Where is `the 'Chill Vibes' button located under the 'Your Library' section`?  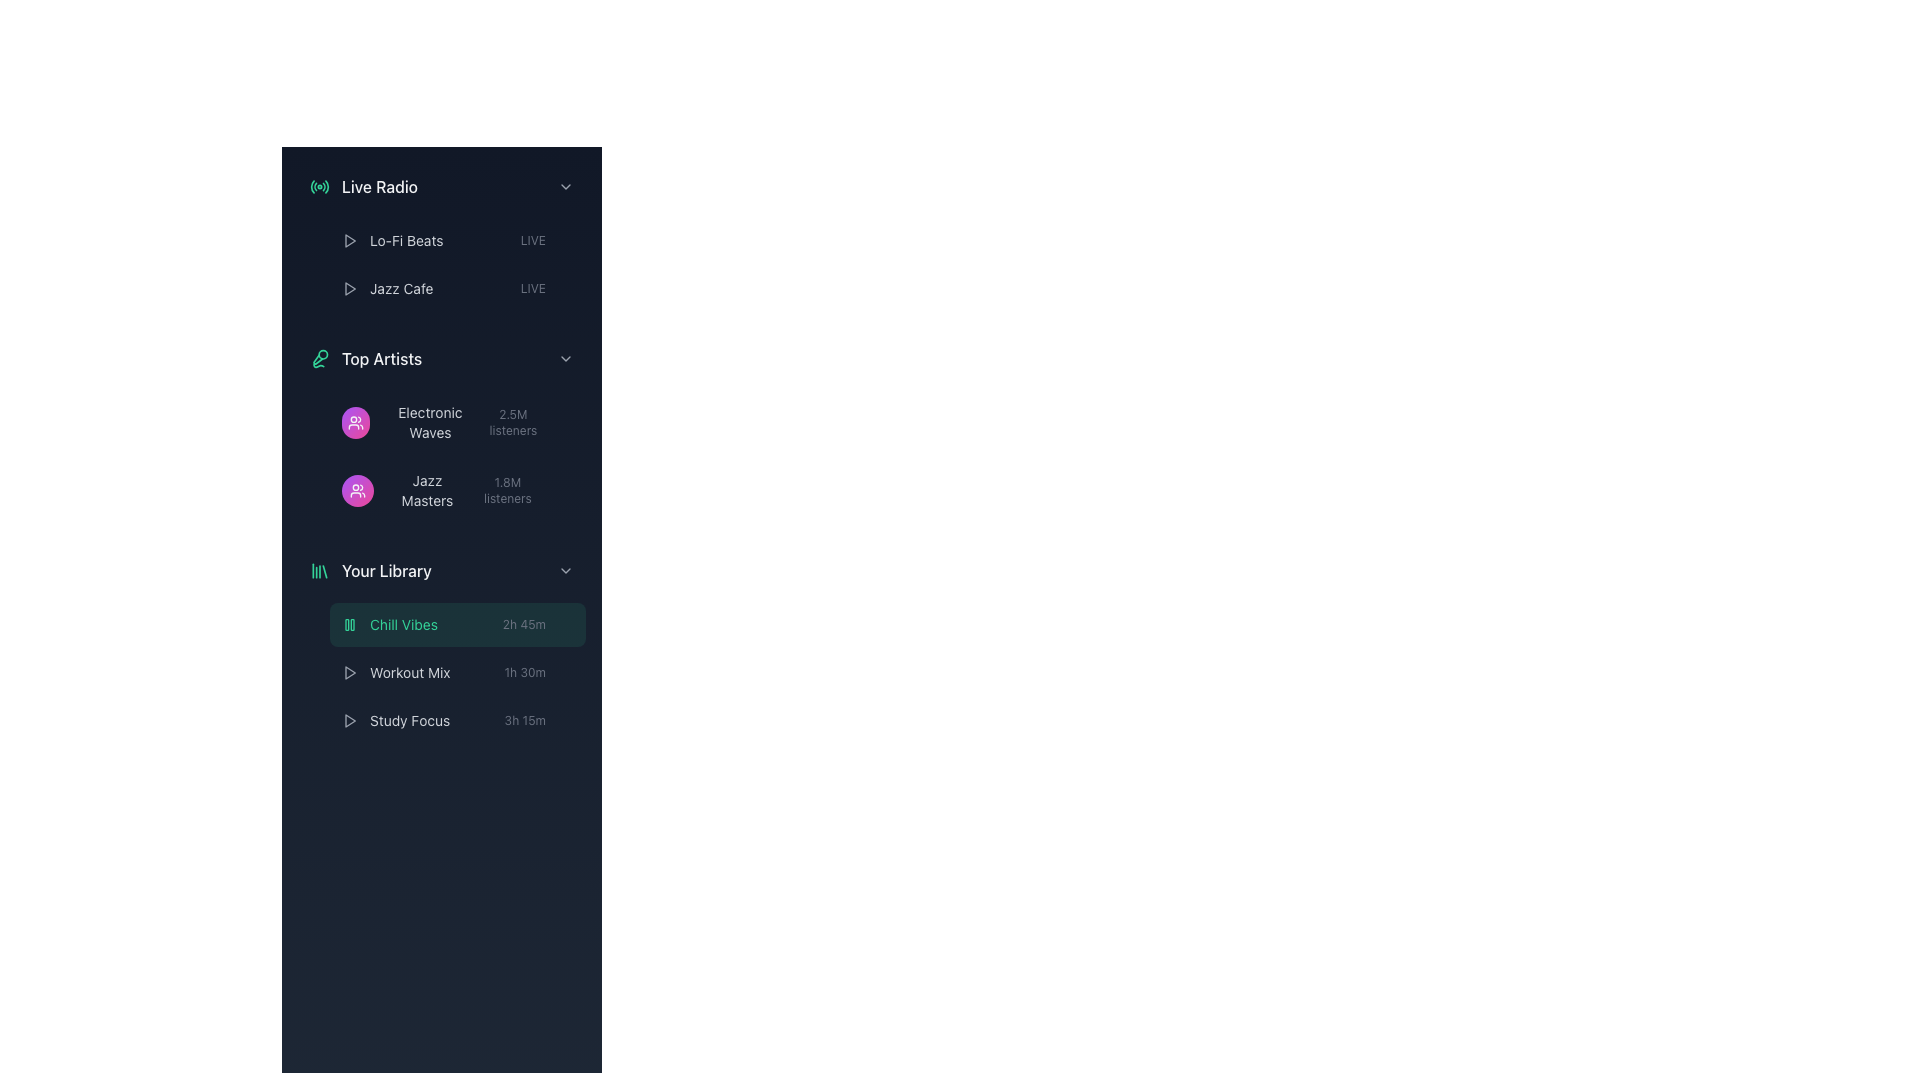
the 'Chill Vibes' button located under the 'Your Library' section is located at coordinates (440, 644).